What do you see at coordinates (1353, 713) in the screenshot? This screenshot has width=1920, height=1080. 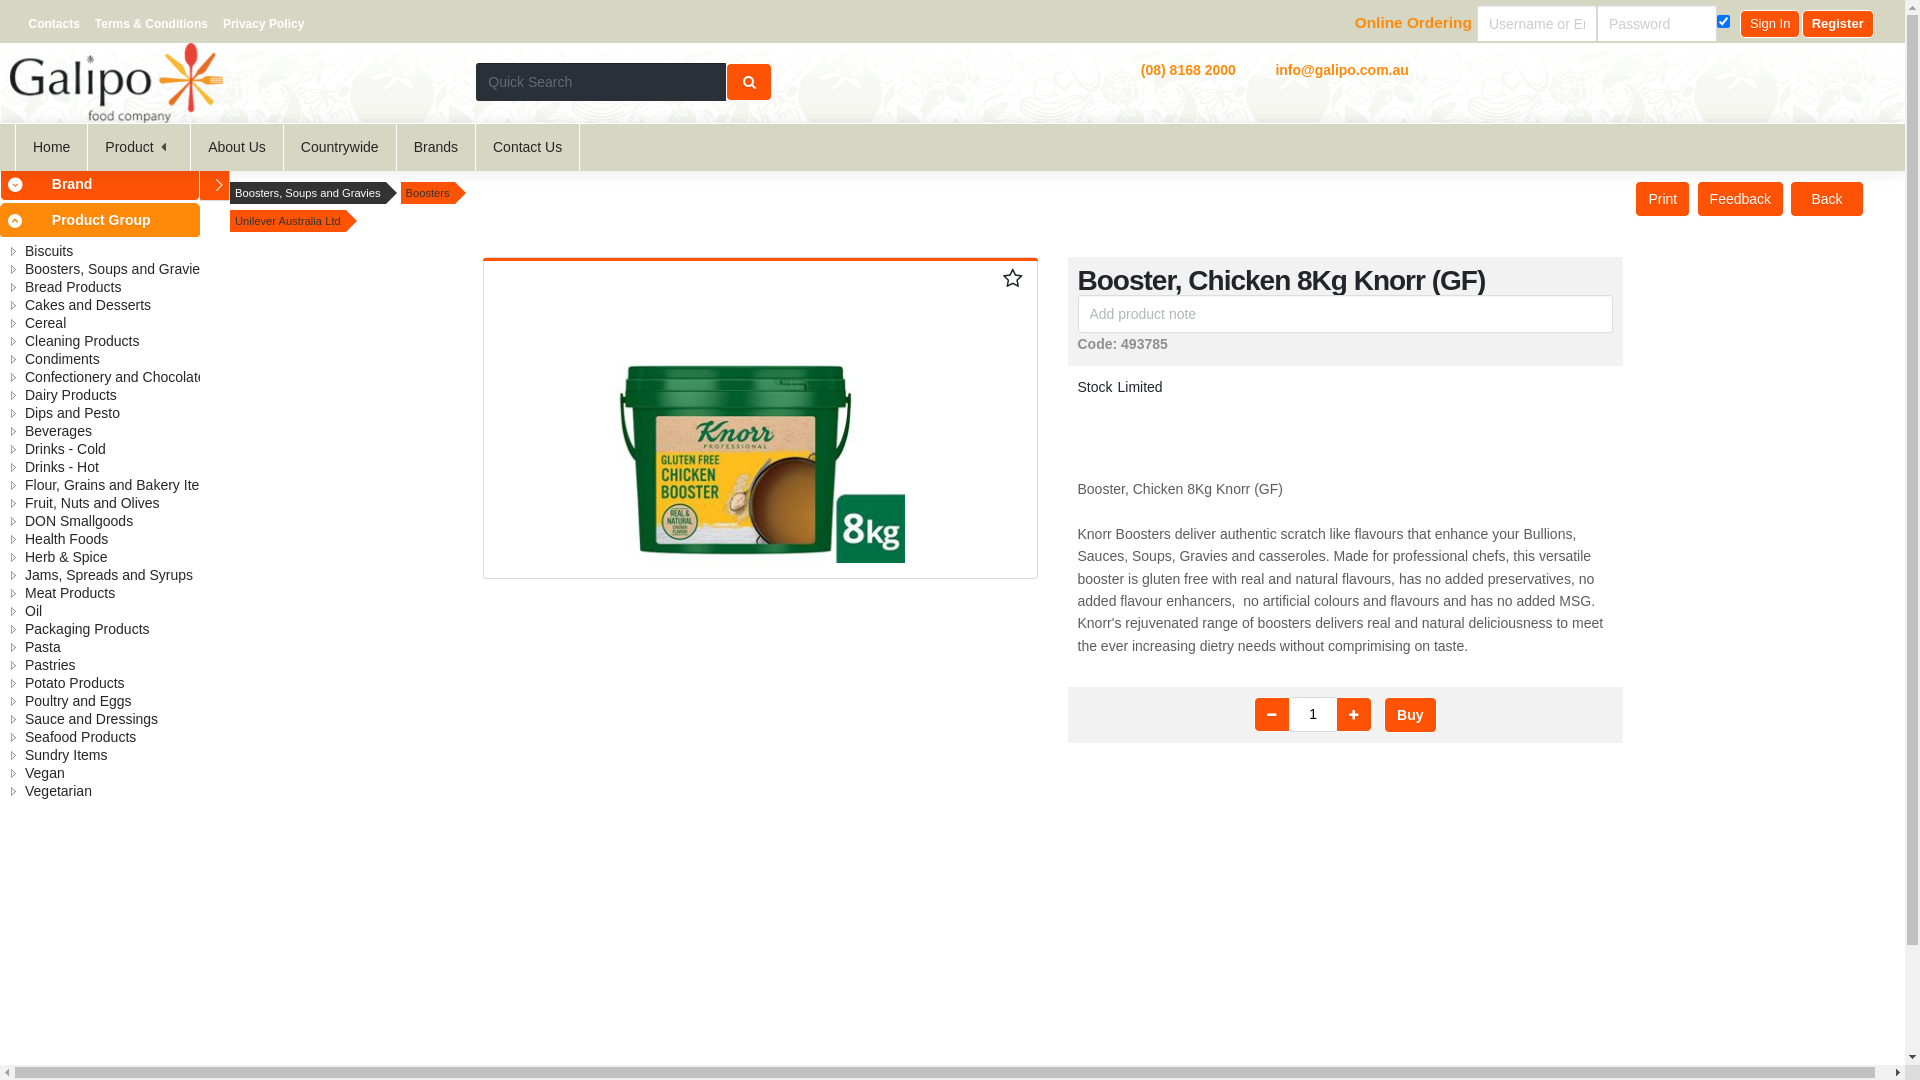 I see `'Up'` at bounding box center [1353, 713].